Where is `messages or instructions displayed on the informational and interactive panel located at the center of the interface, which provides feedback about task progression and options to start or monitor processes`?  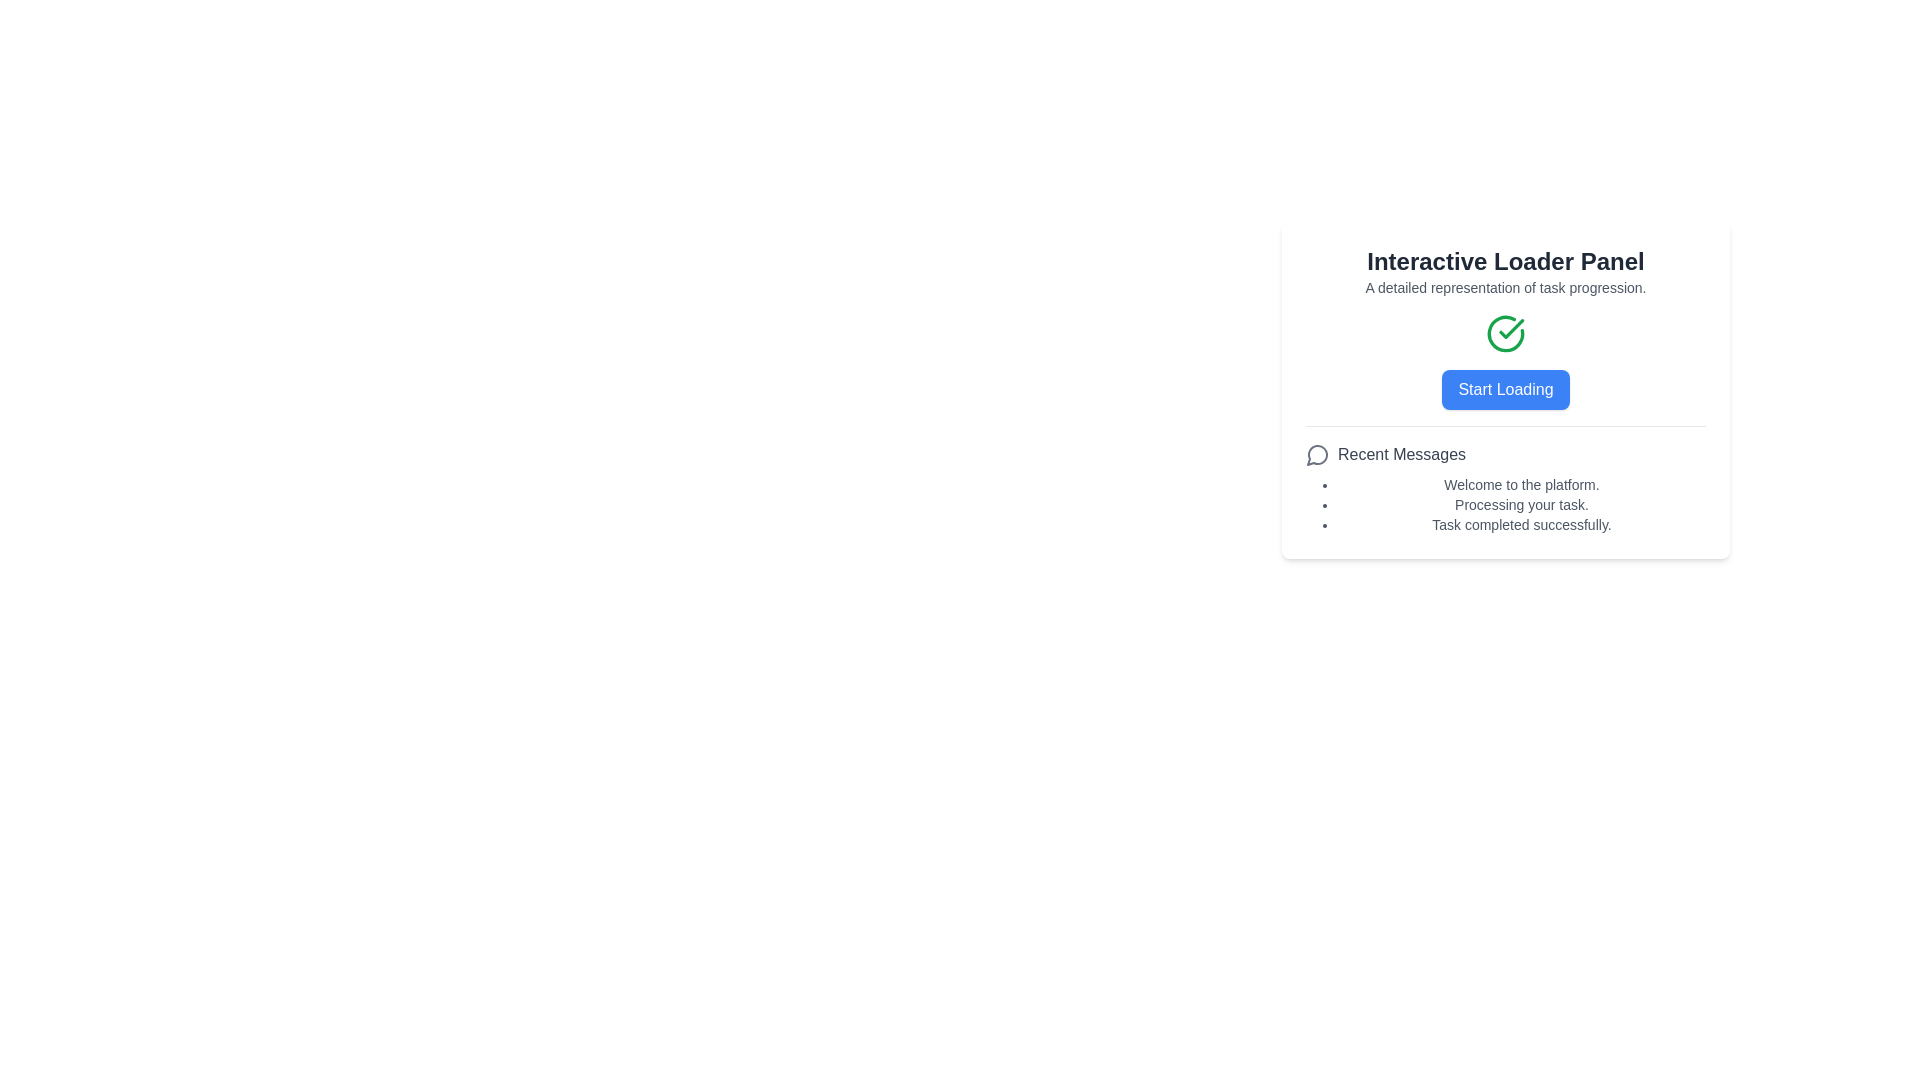
messages or instructions displayed on the informational and interactive panel located at the center of the interface, which provides feedback about task progression and options to start or monitor processes is located at coordinates (1506, 389).